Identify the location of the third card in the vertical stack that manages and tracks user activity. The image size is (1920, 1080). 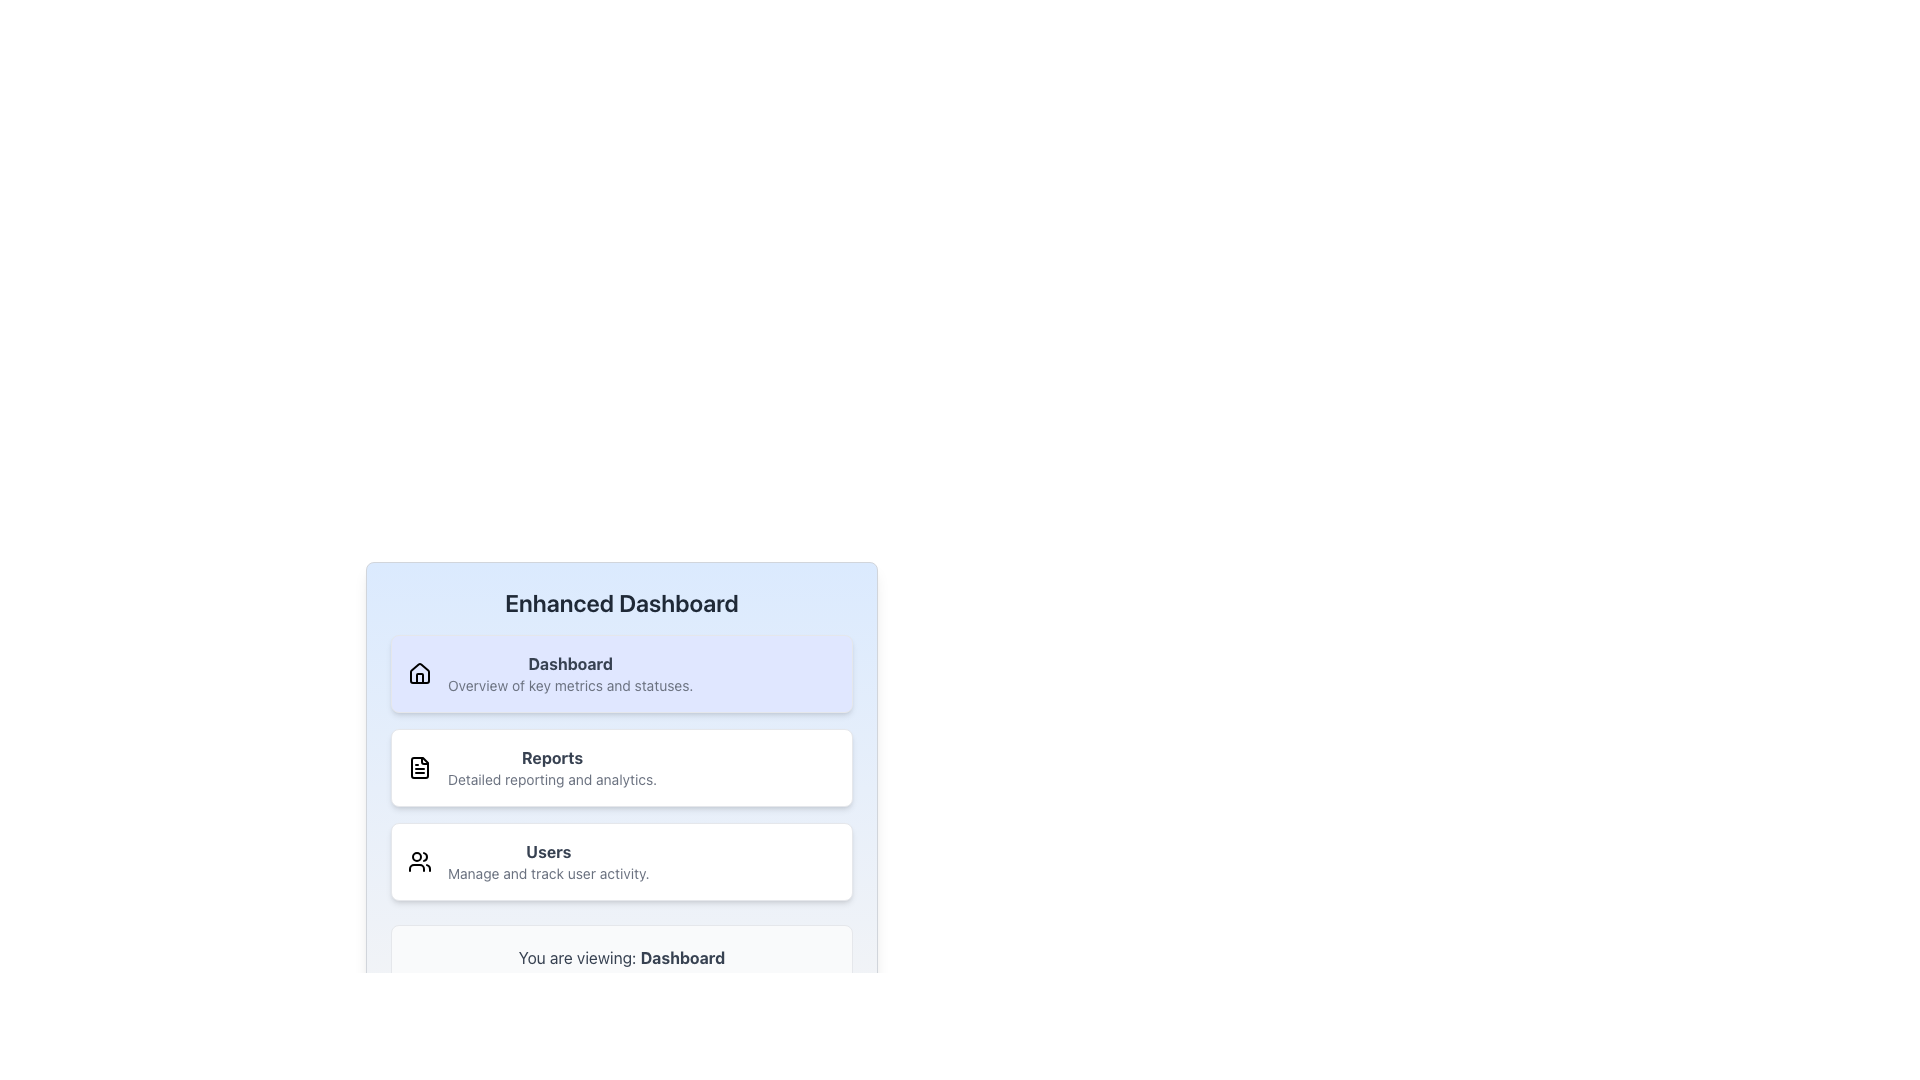
(621, 860).